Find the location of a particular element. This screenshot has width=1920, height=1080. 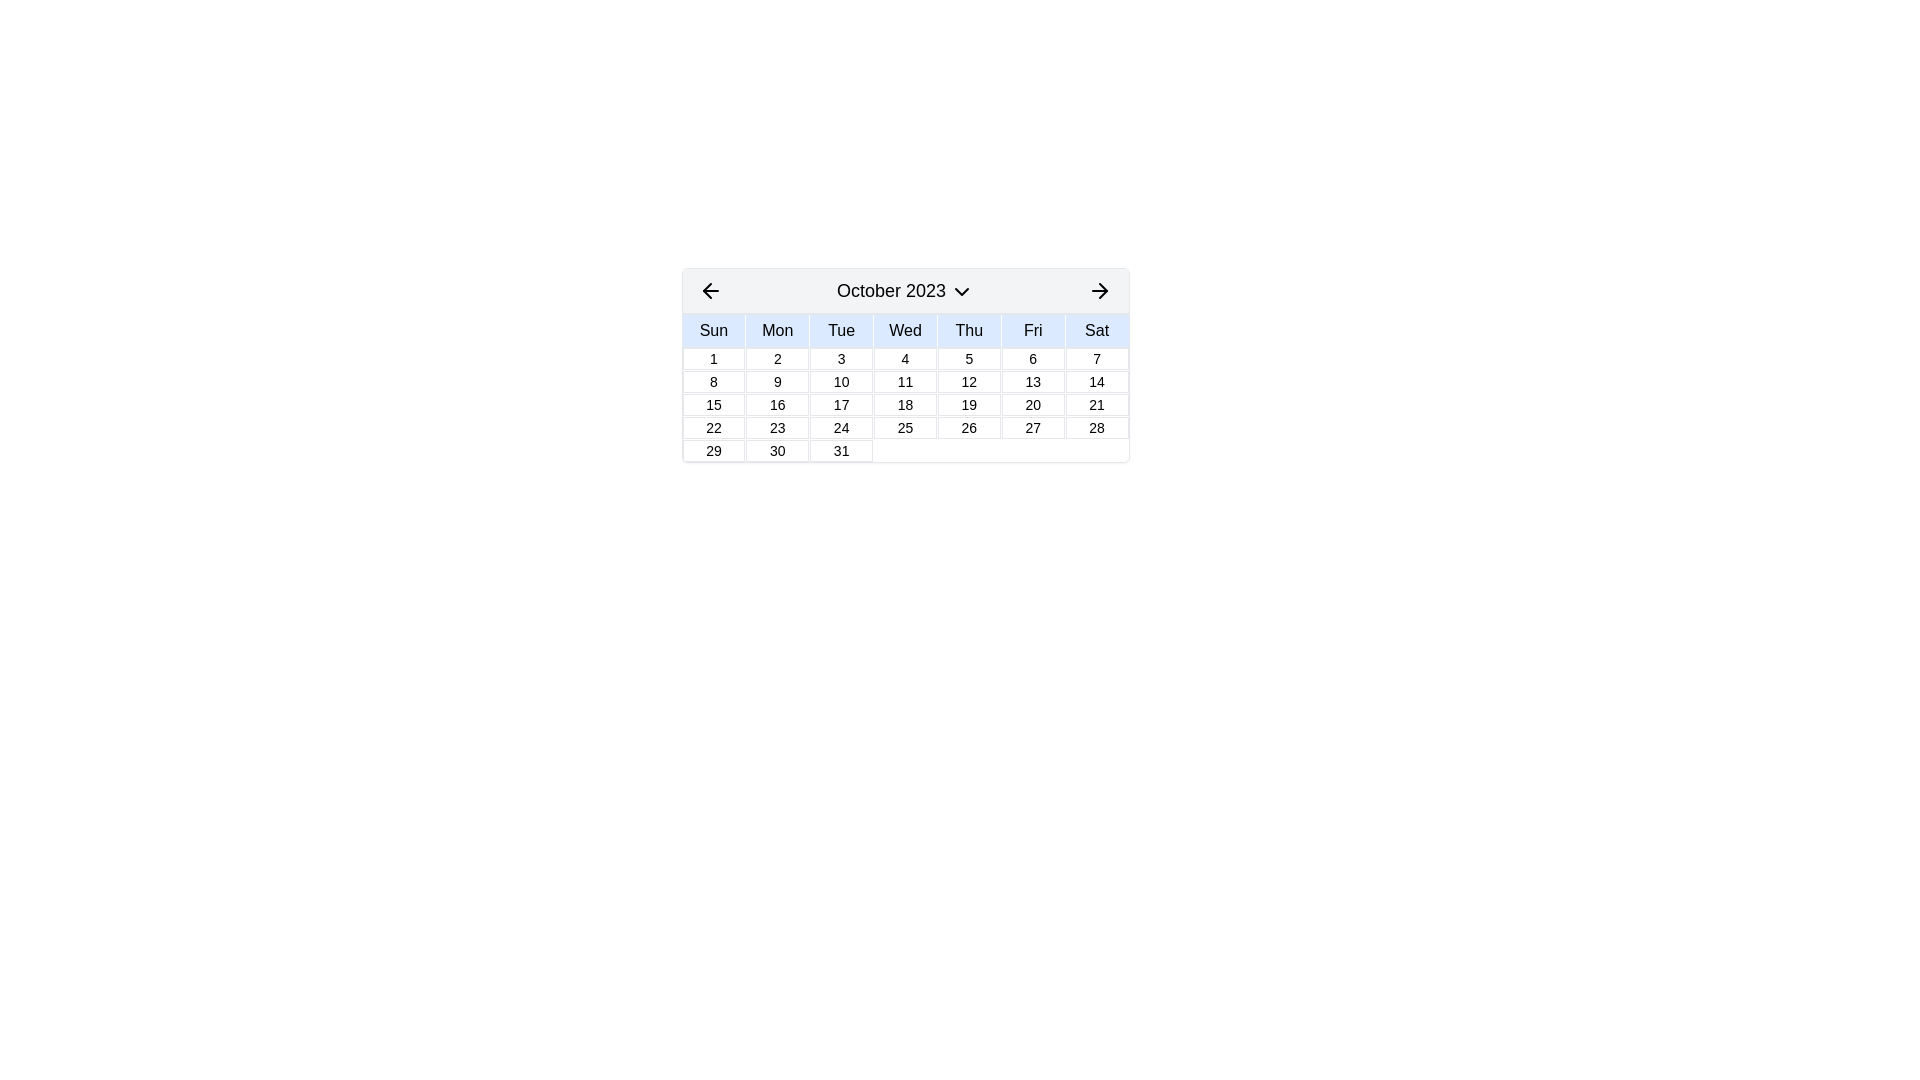

the calendar date tile representing the third day of the month, located is located at coordinates (841, 357).